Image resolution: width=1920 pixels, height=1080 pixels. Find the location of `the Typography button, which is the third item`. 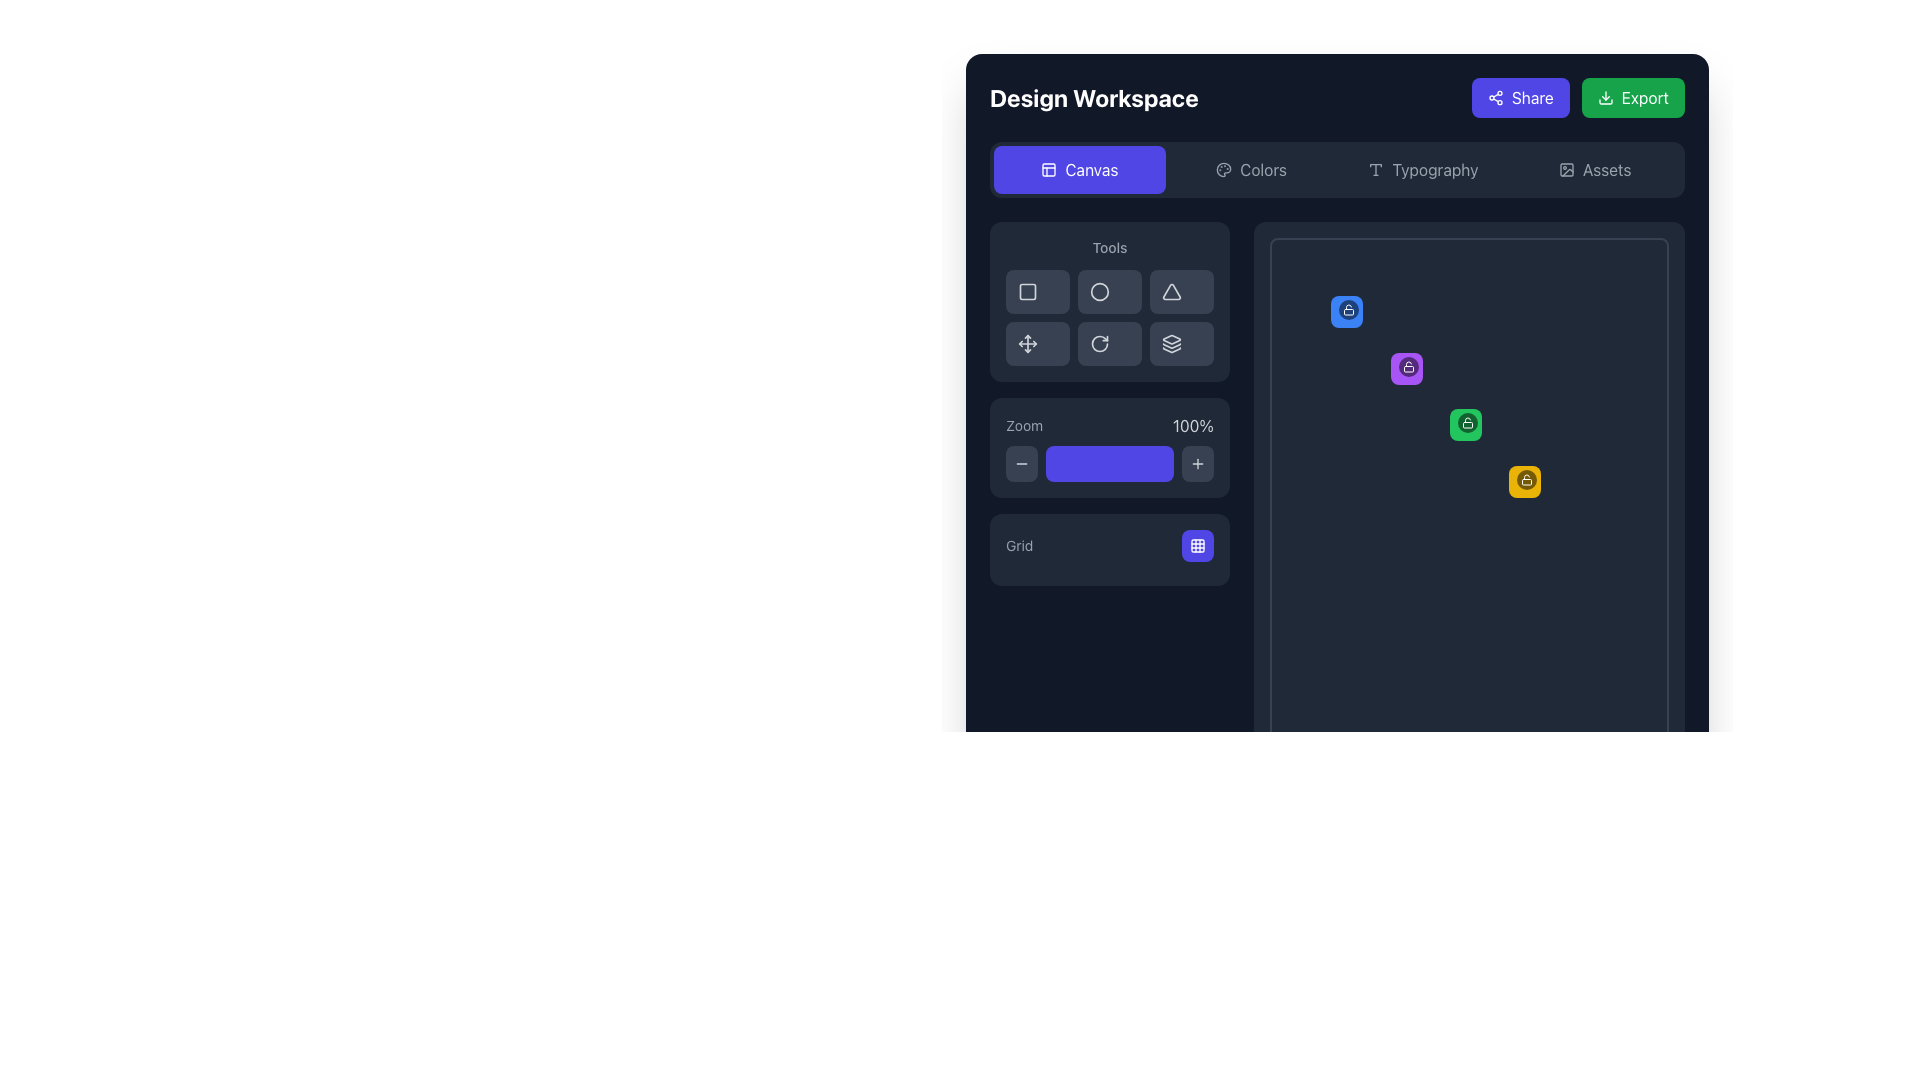

the Typography button, which is the third item is located at coordinates (1422, 168).